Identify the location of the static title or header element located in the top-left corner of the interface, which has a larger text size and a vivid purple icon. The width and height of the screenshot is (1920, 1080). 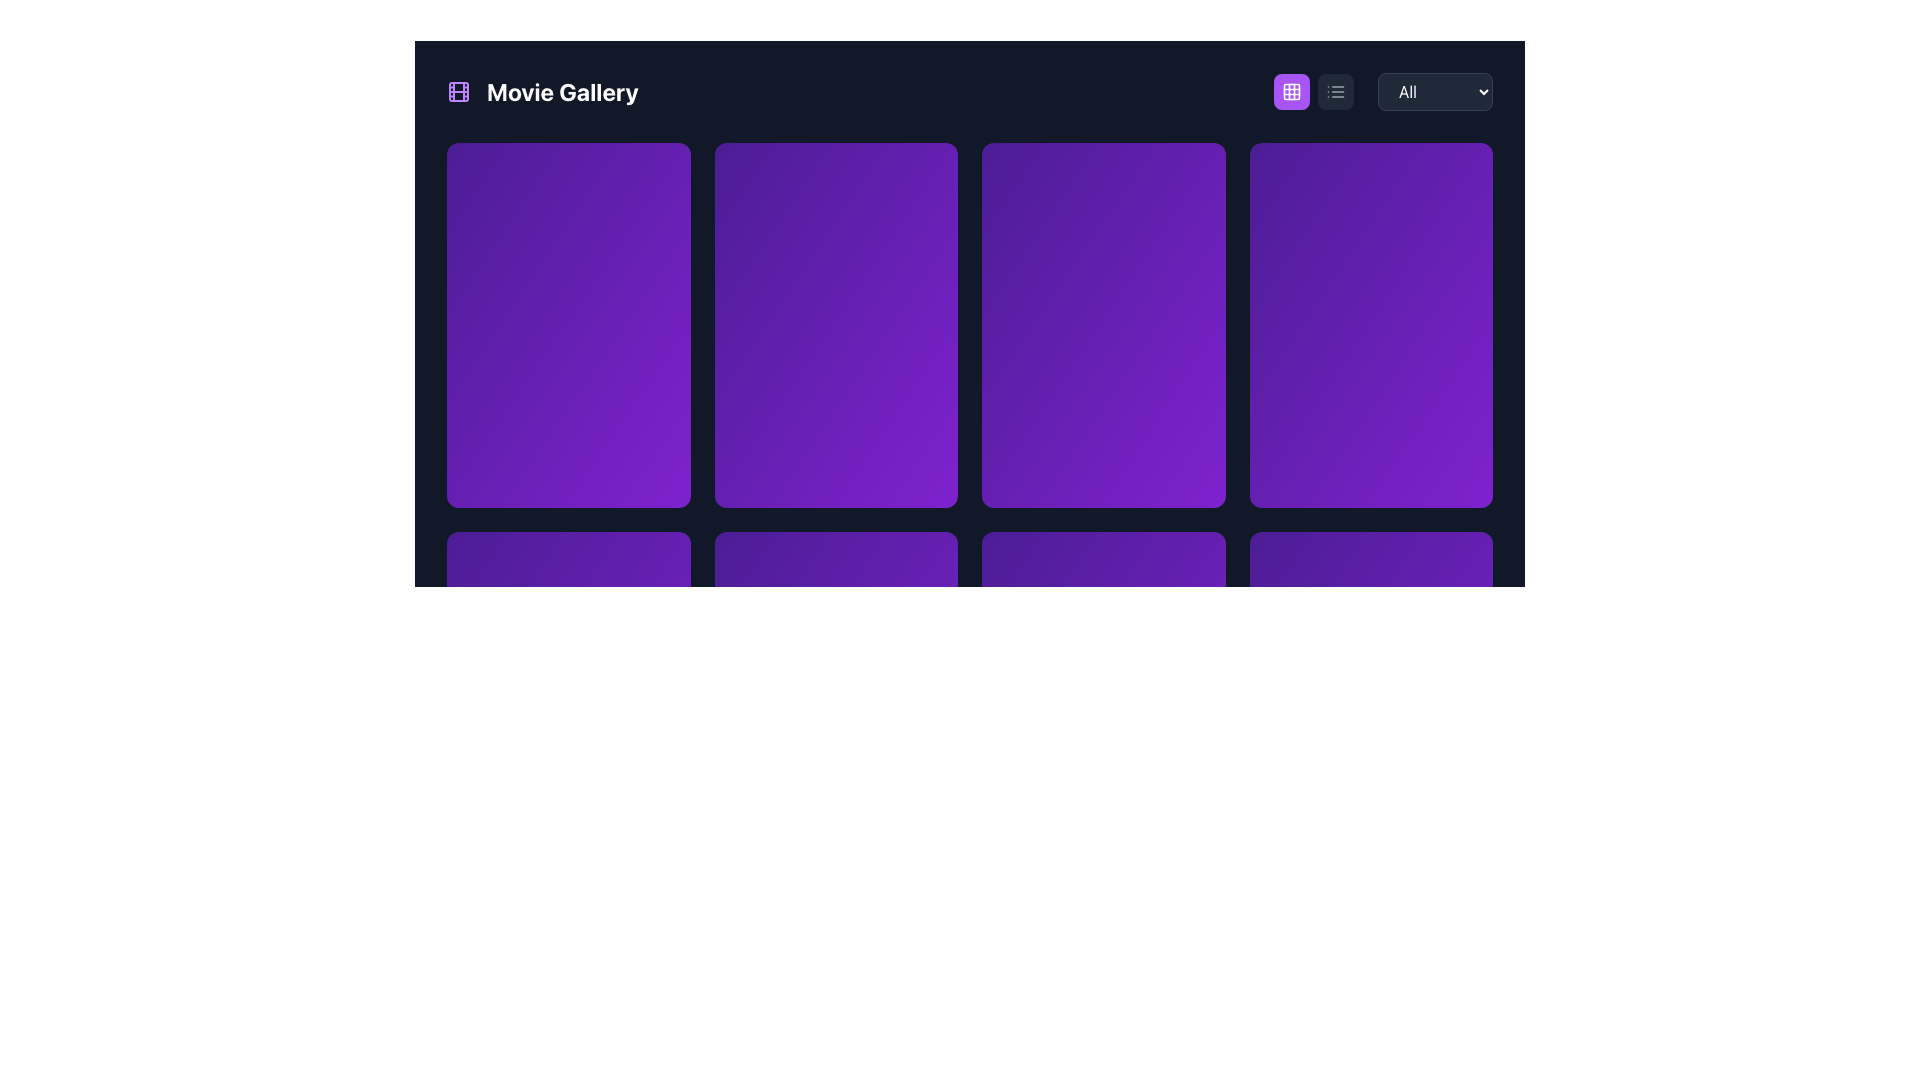
(542, 92).